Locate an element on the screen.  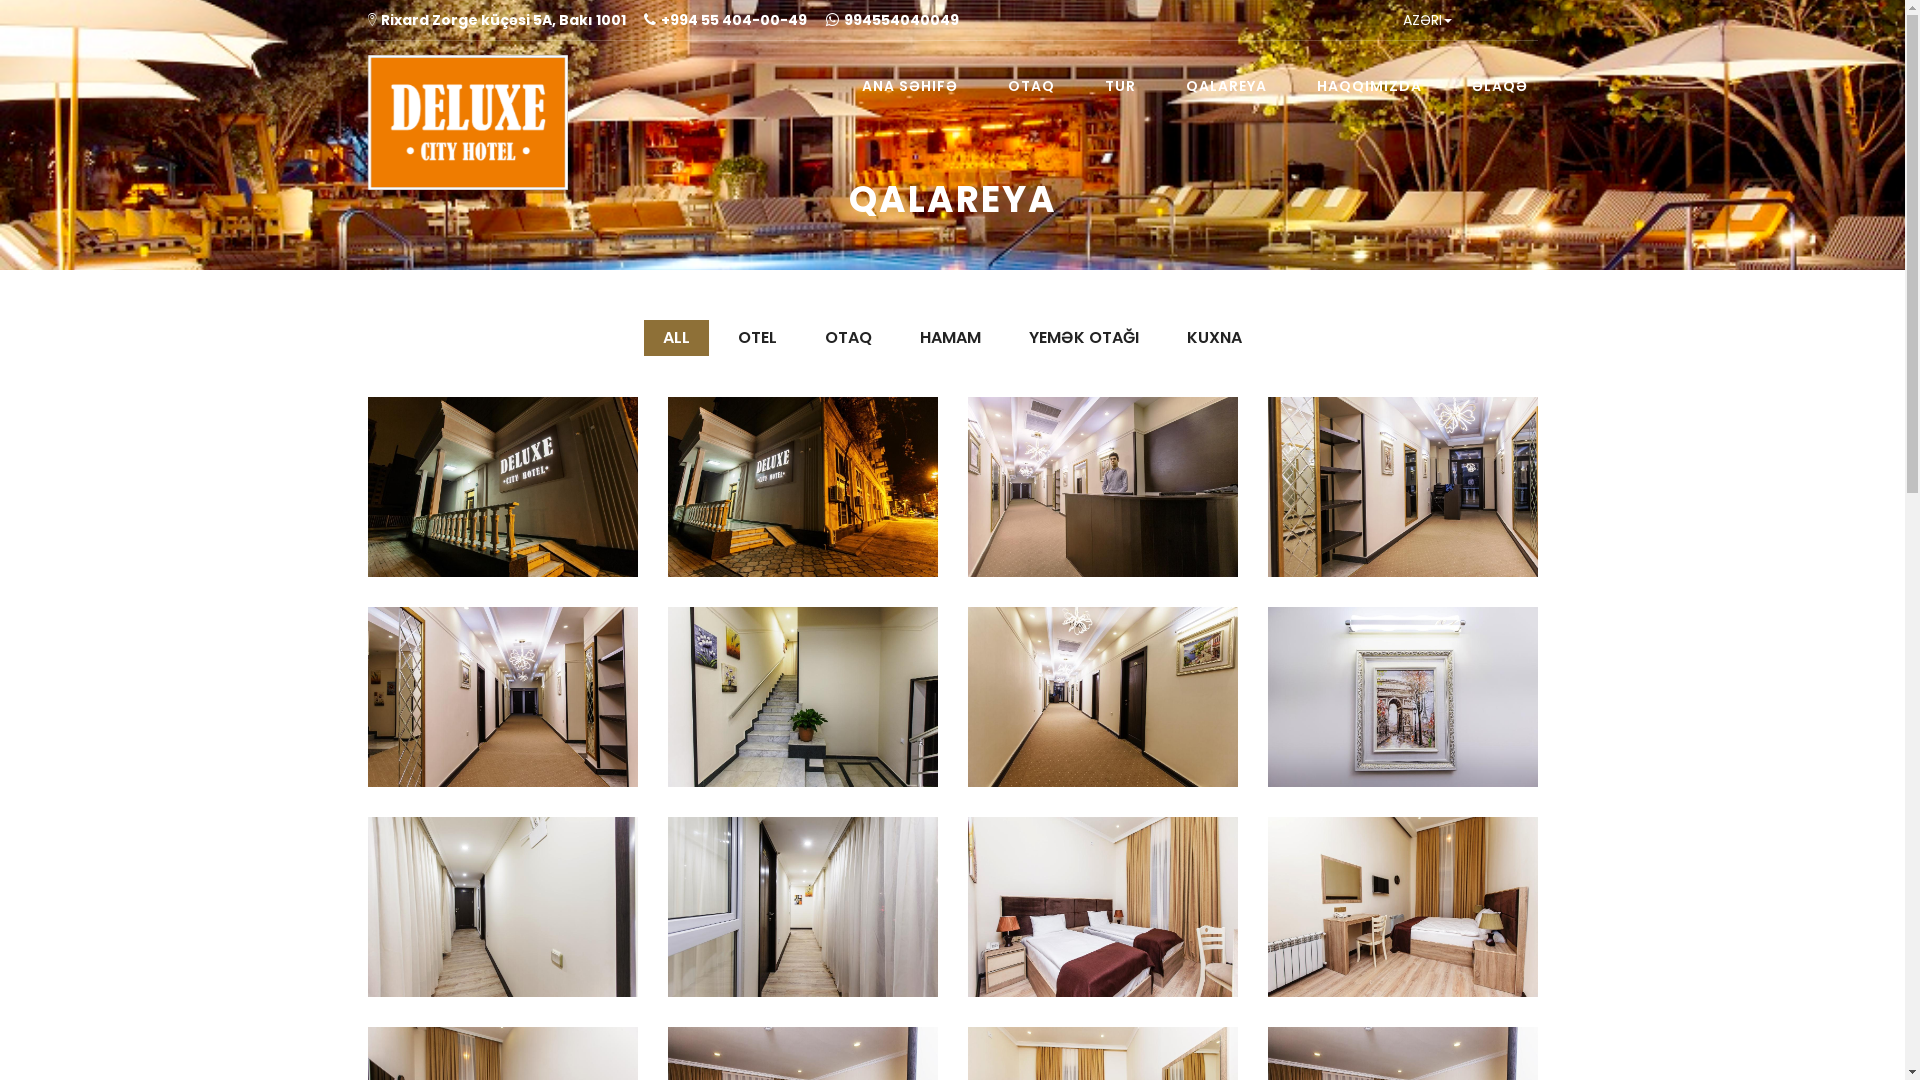
'ALL' is located at coordinates (676, 337).